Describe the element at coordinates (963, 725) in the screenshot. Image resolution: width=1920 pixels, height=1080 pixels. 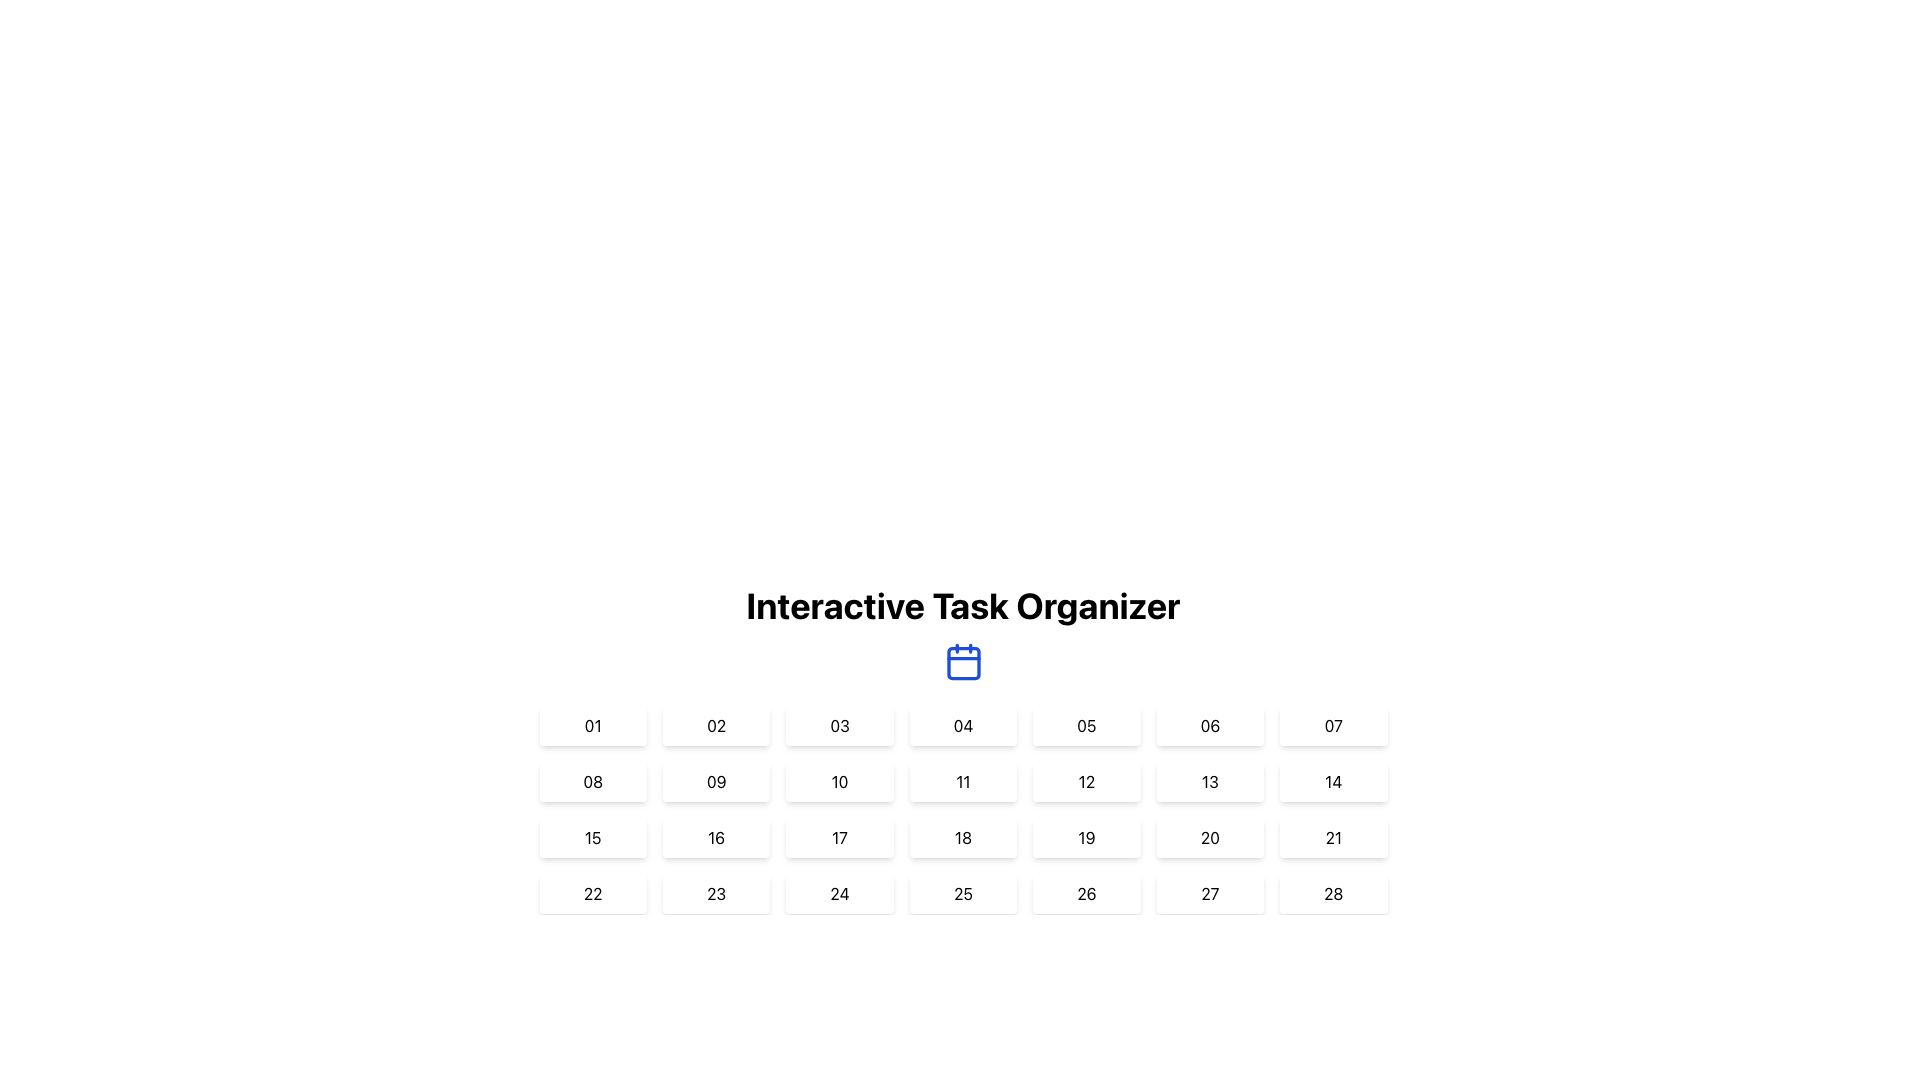
I see `the selectable button for the date '04' in the calendar interface` at that location.